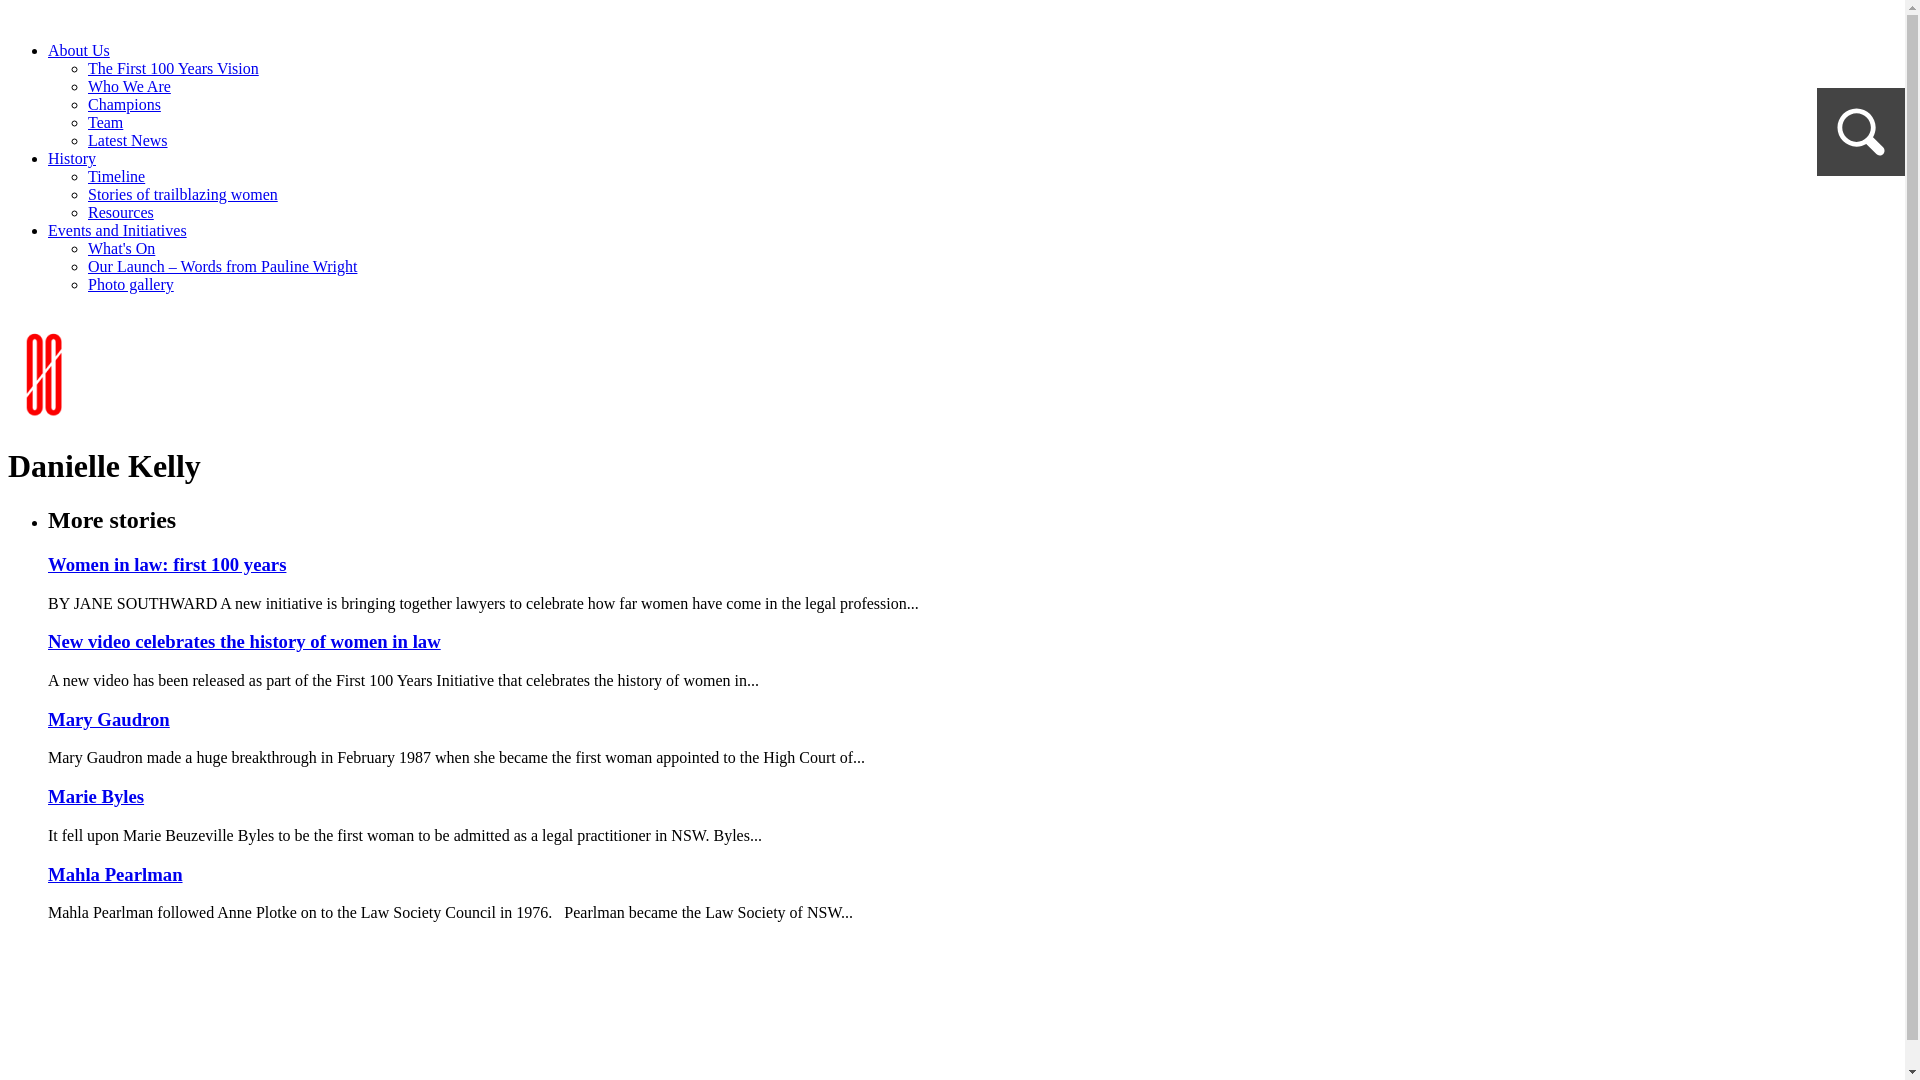 The height and width of the screenshot is (1080, 1920). I want to click on 'Champions', so click(123, 104).